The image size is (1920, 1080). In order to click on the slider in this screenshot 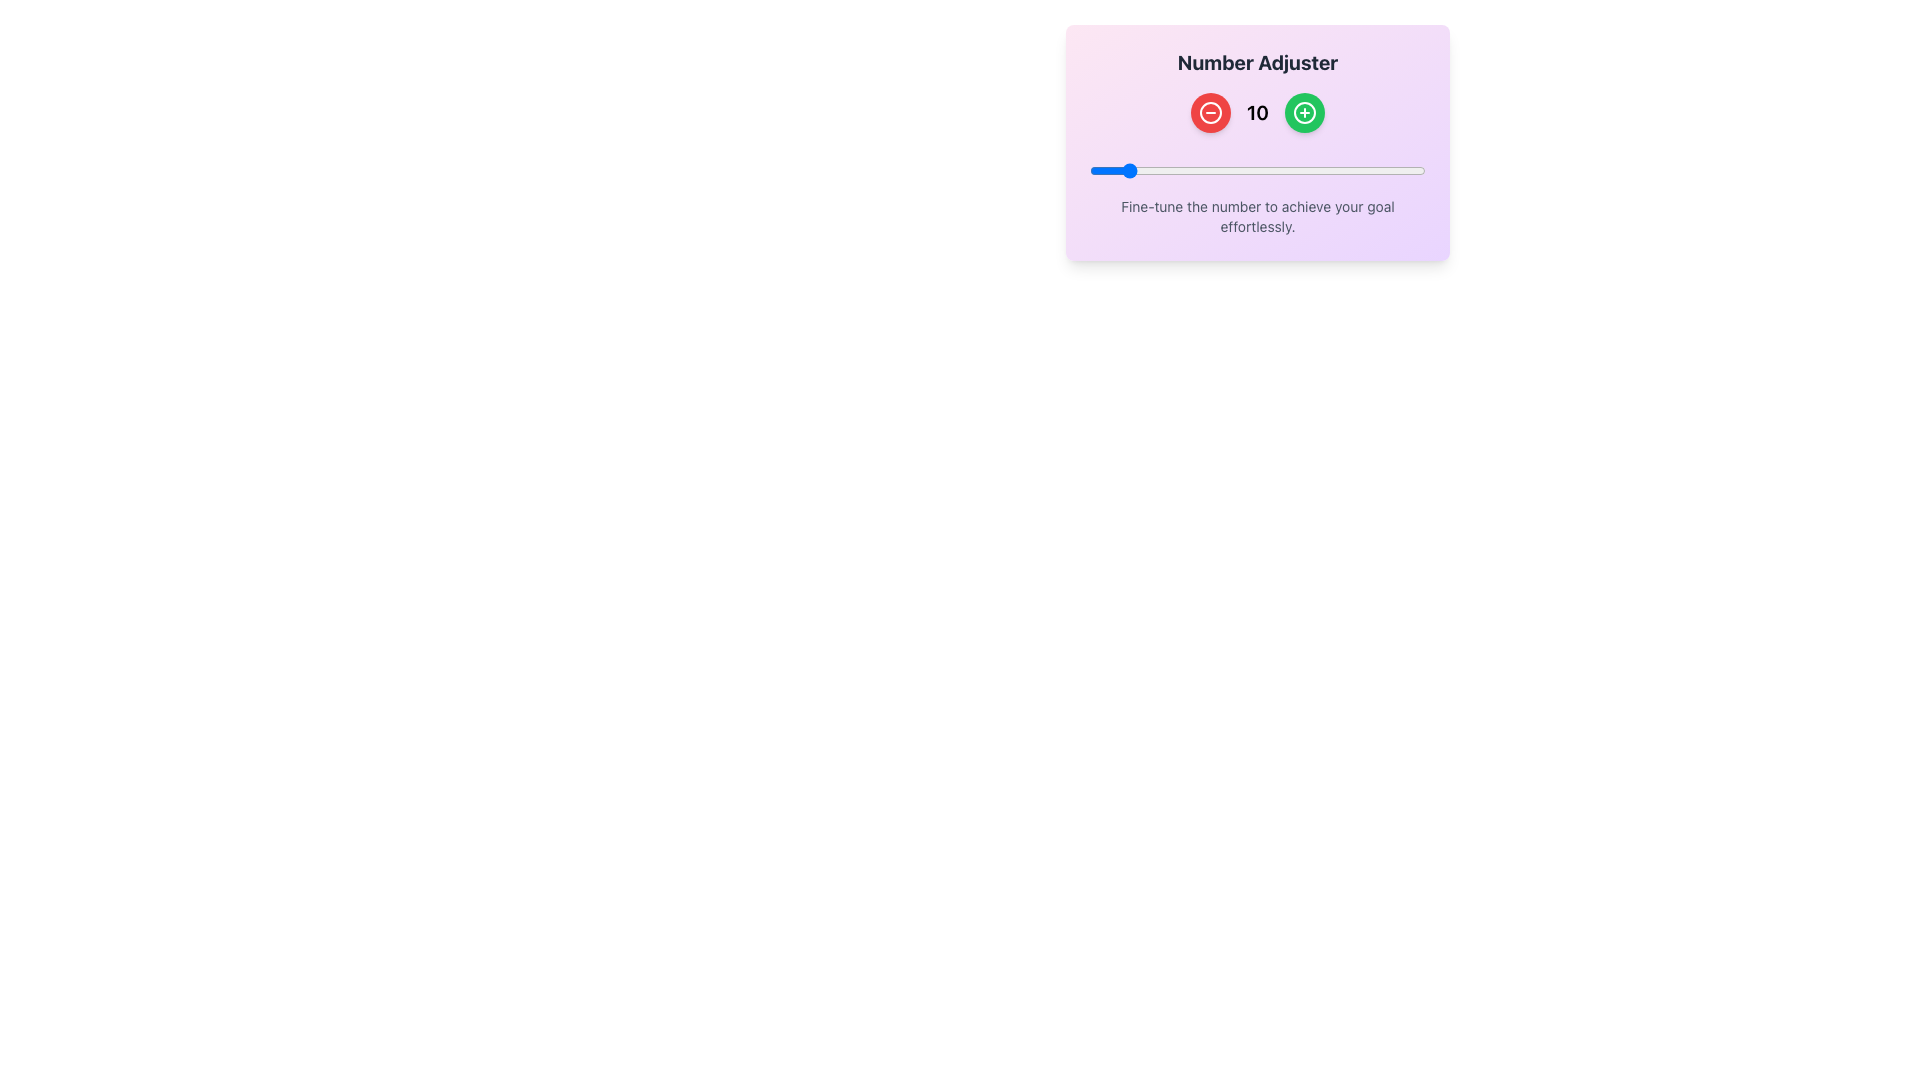, I will do `click(1095, 169)`.